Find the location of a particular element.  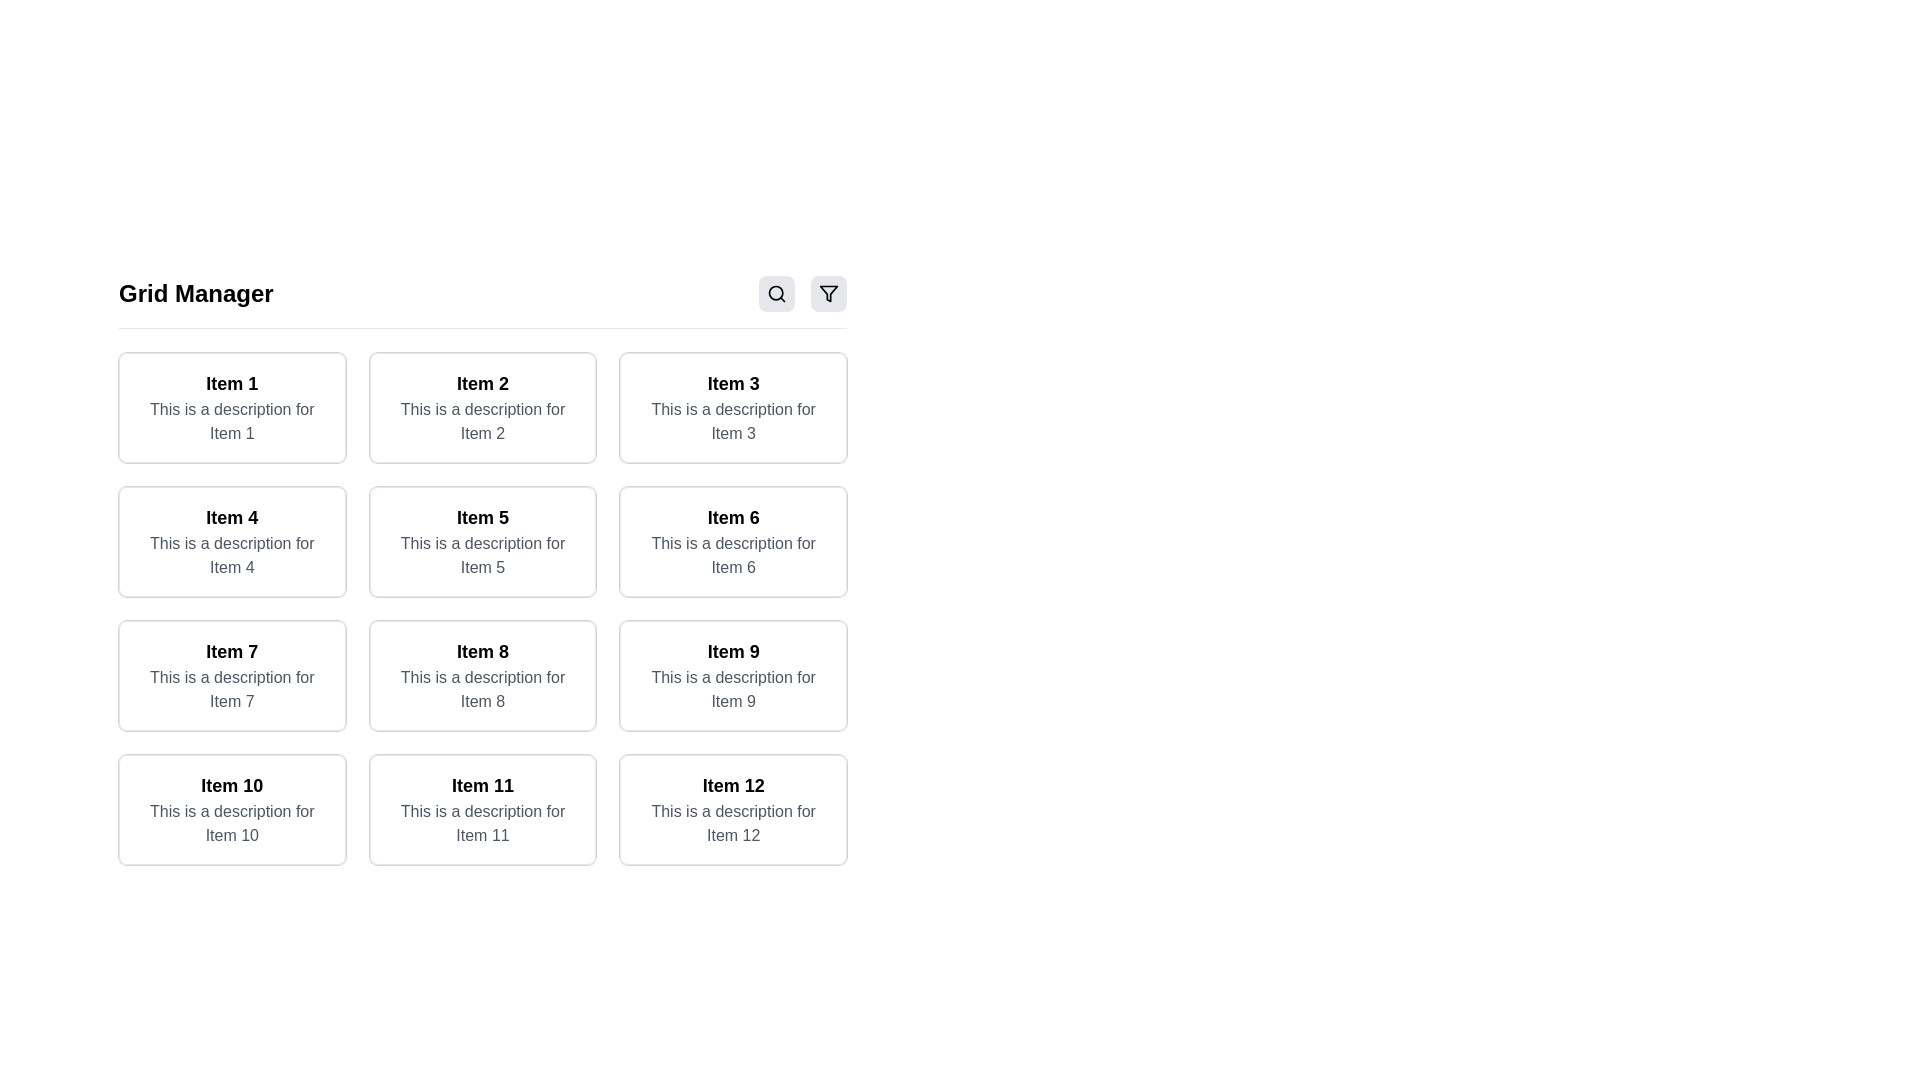

the Display card located in the second row, first column of the grid layout, which showcases the title and description of an entity is located at coordinates (231, 542).